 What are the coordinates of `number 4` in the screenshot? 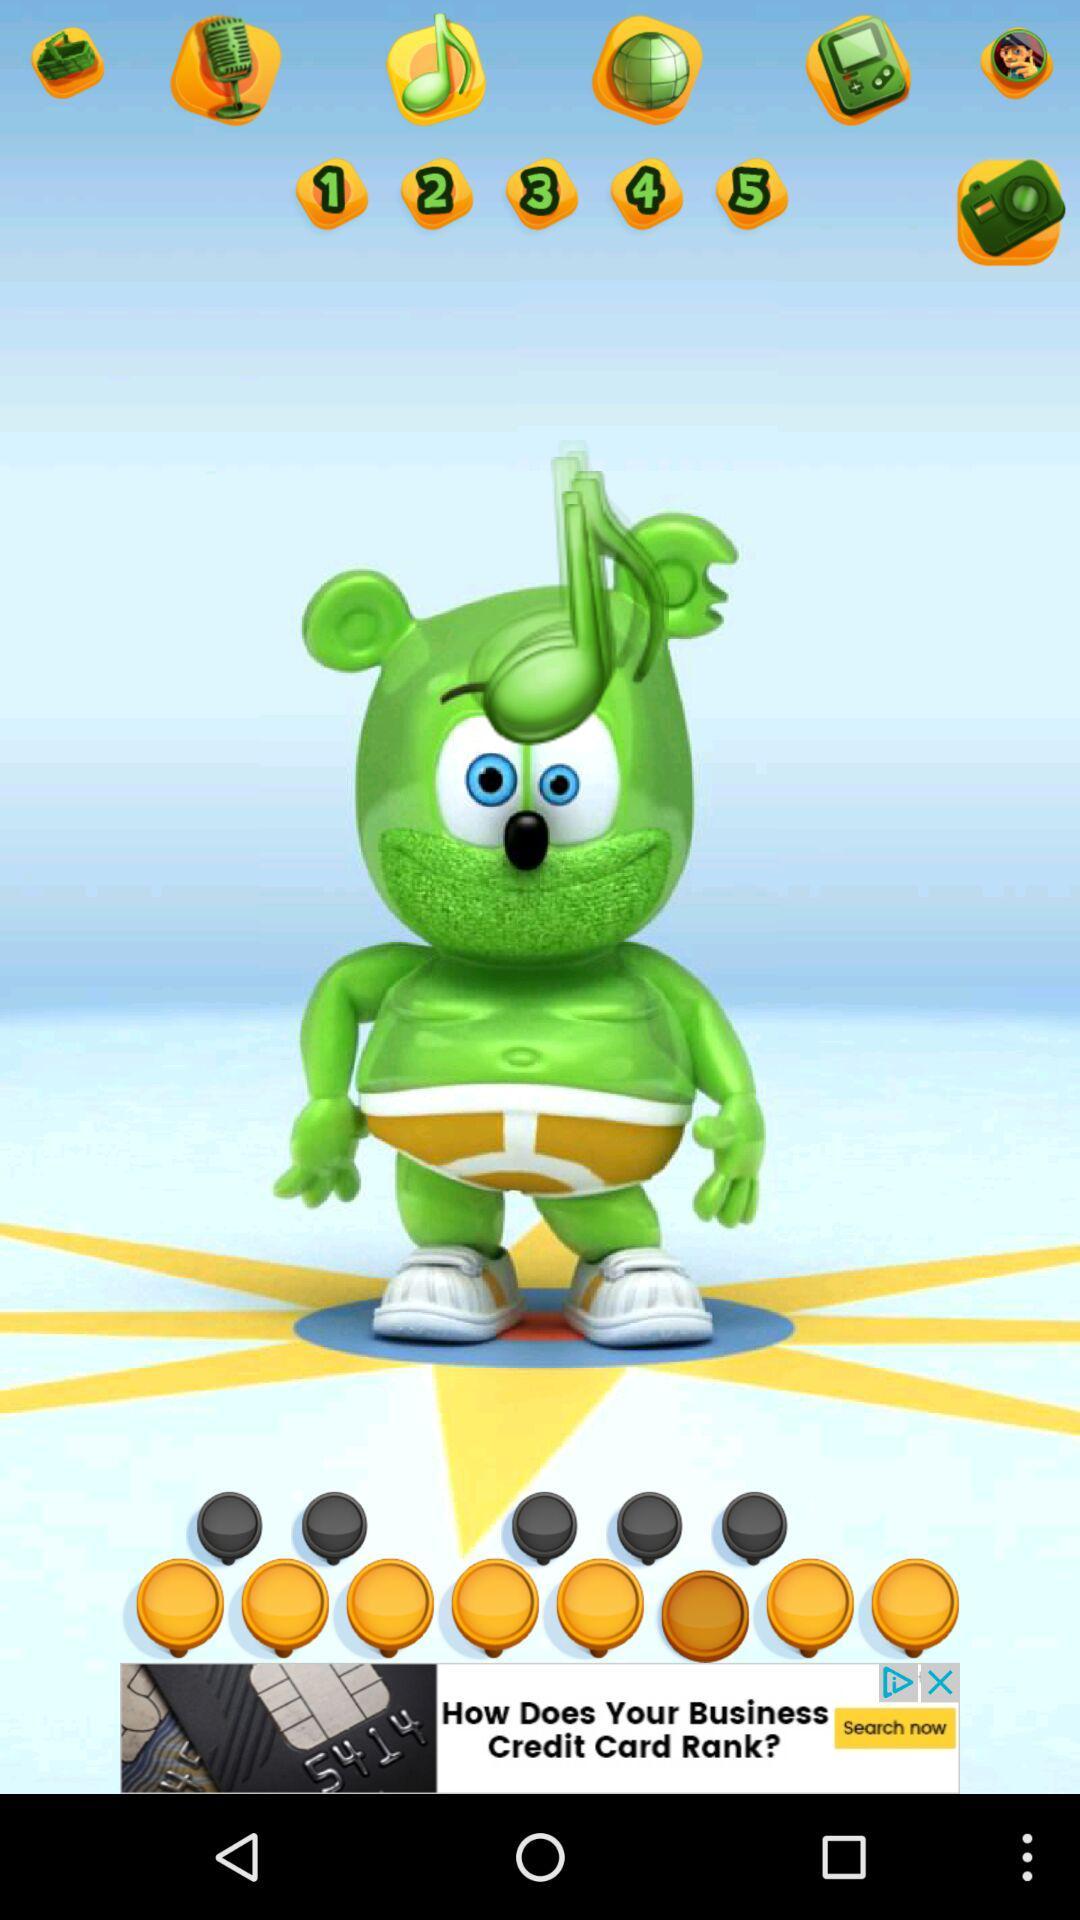 It's located at (644, 196).